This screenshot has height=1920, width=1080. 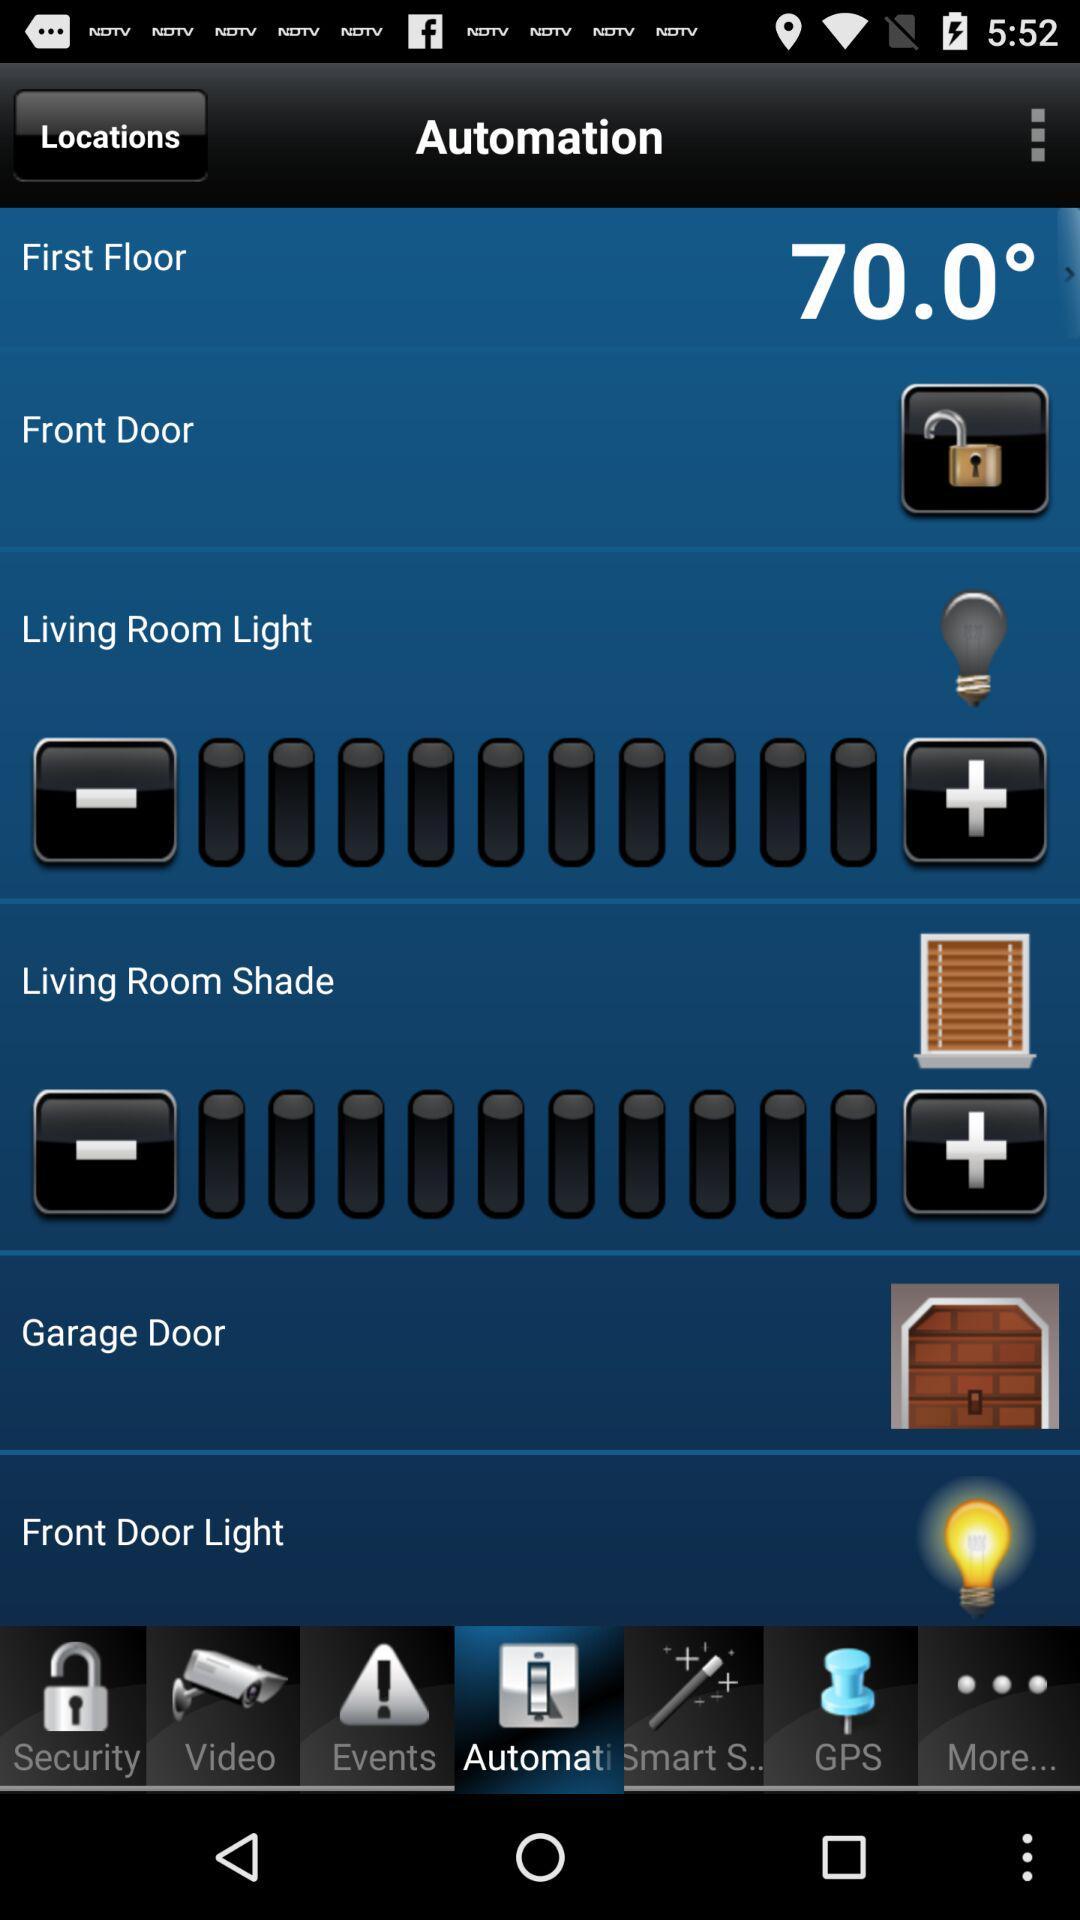 What do you see at coordinates (104, 801) in the screenshot?
I see `minus` at bounding box center [104, 801].